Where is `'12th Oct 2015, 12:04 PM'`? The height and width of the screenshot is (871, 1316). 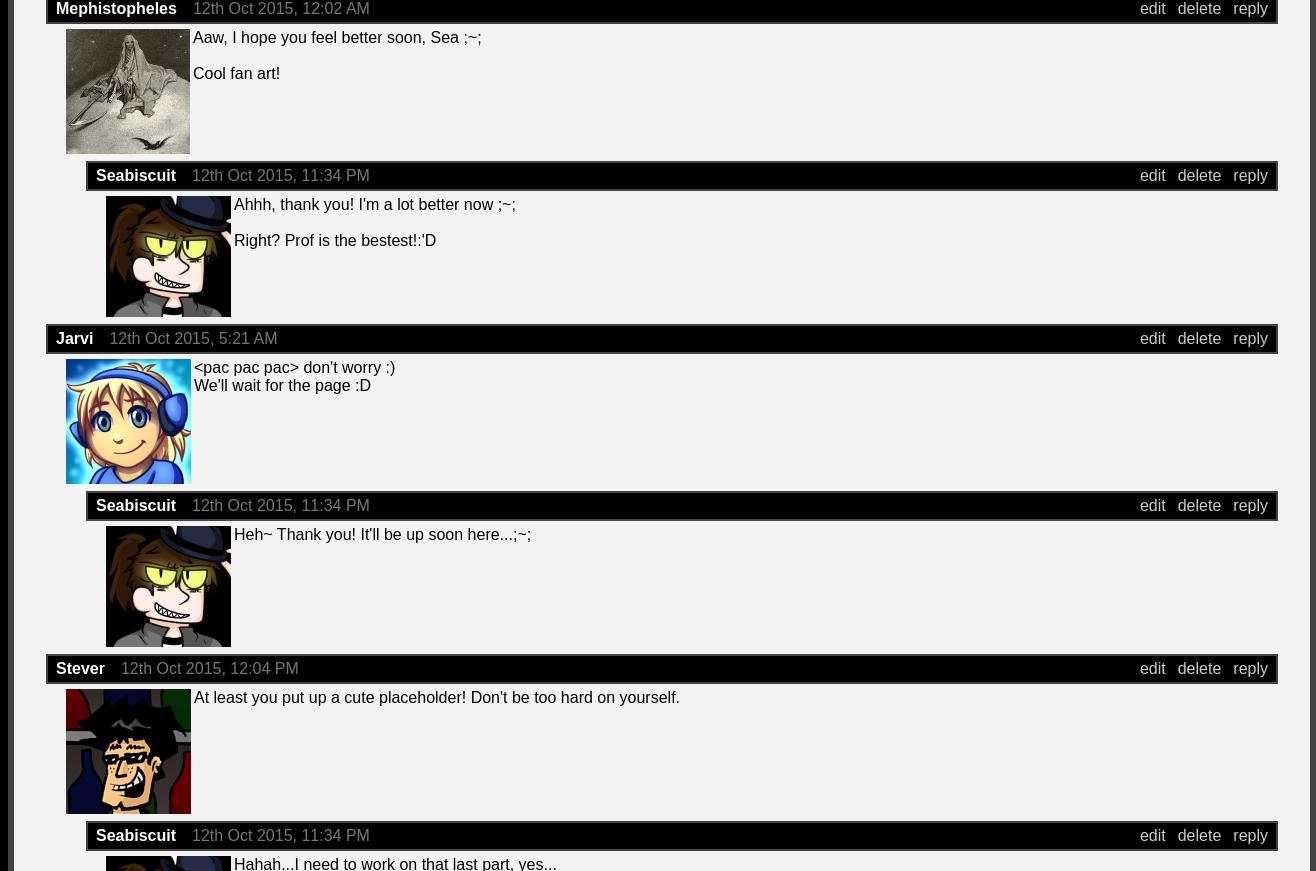
'12th Oct 2015, 12:04 PM' is located at coordinates (208, 667).